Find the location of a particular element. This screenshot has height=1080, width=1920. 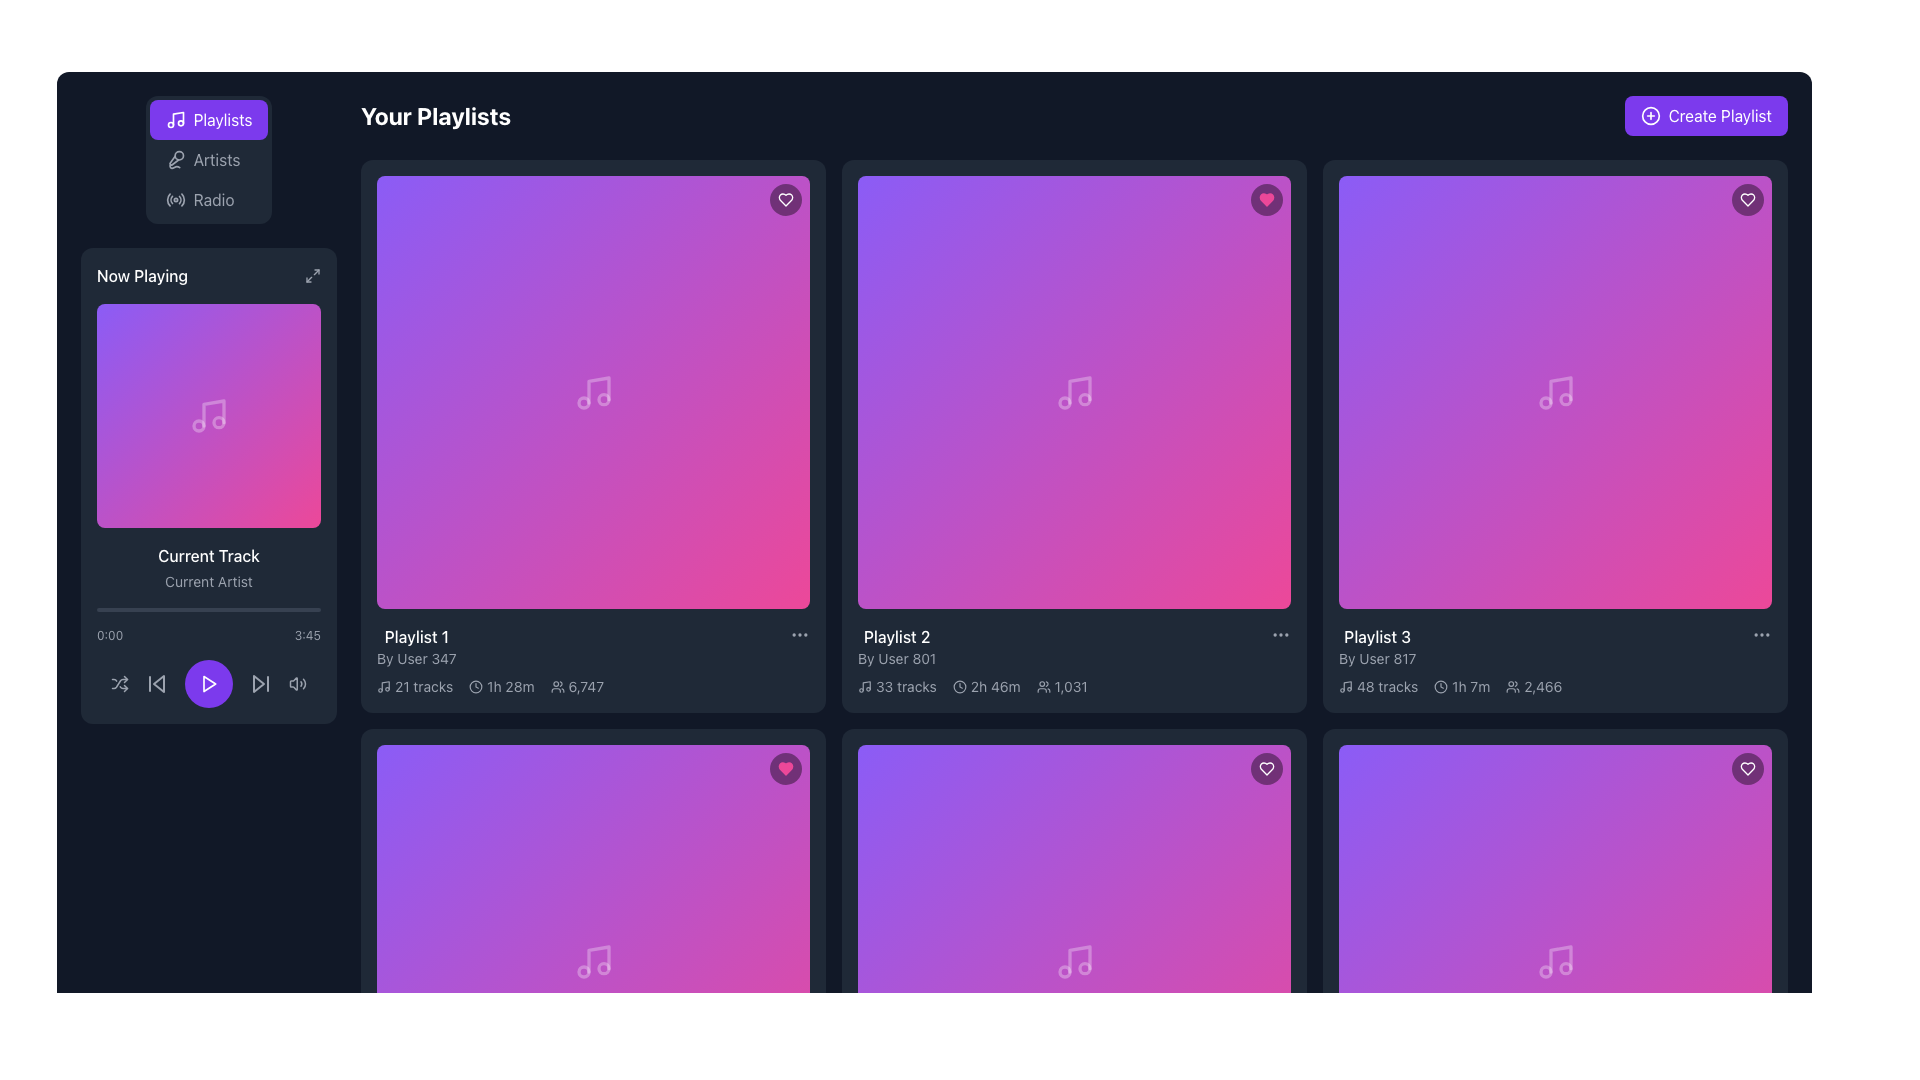

the circular violet button with a white play symbol located in the bottom-right playlist card is located at coordinates (1554, 960).